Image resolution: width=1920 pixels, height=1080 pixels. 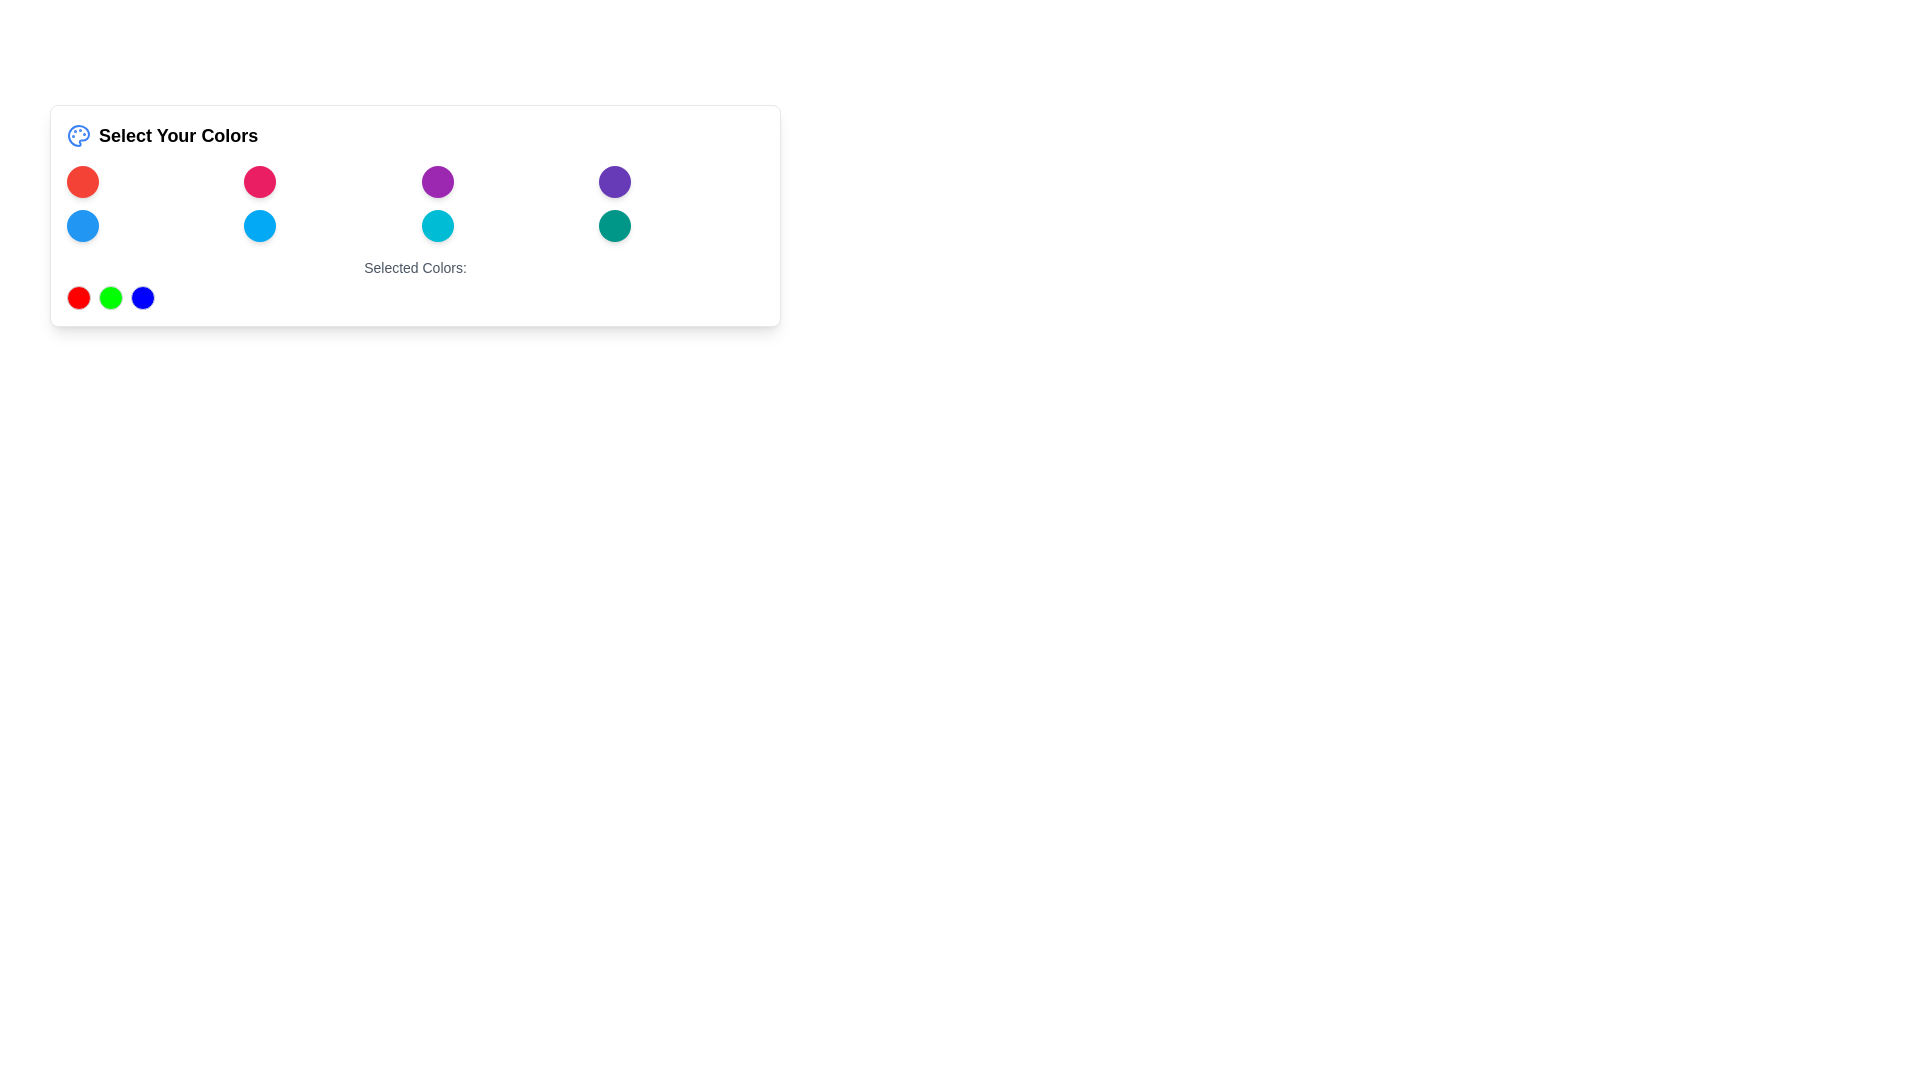 I want to click on the grid layout displaying a palette of selectable colors, located below the 'Select Your Colors' section title and above the 'Selected Colors:' section, so click(x=414, y=204).